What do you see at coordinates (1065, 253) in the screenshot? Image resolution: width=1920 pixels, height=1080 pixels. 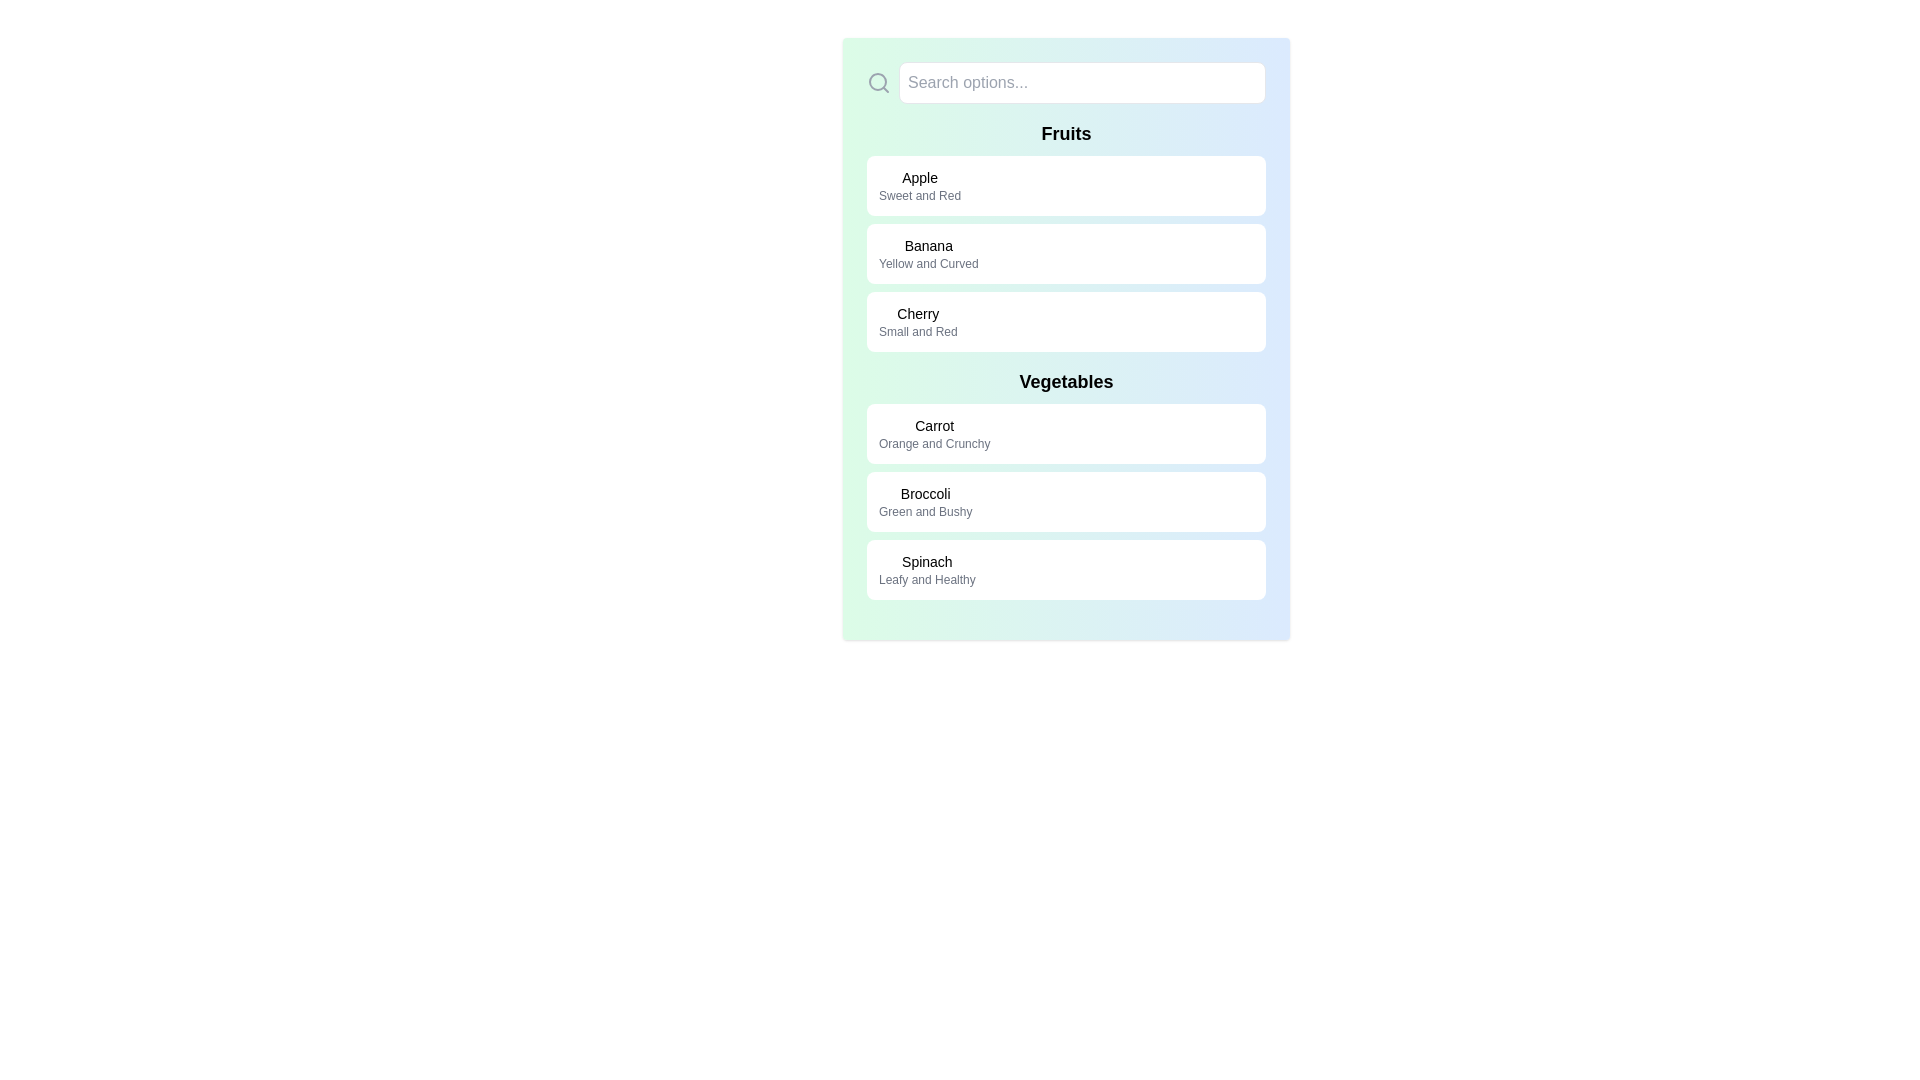 I see `the 'Banana' list item panel located between the 'Apple' panel and the 'Cherry' panel` at bounding box center [1065, 253].